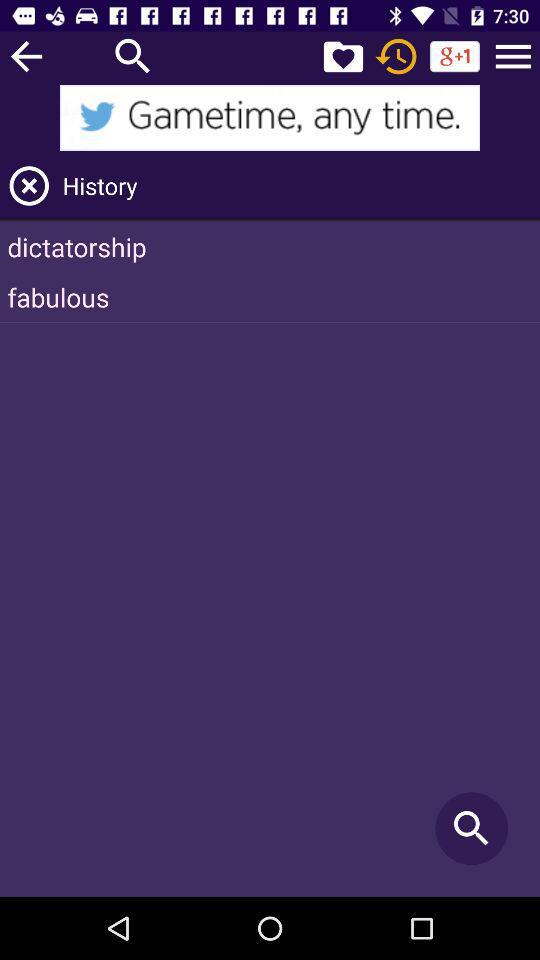 The width and height of the screenshot is (540, 960). Describe the element at coordinates (342, 55) in the screenshot. I see `the favorite icon` at that location.